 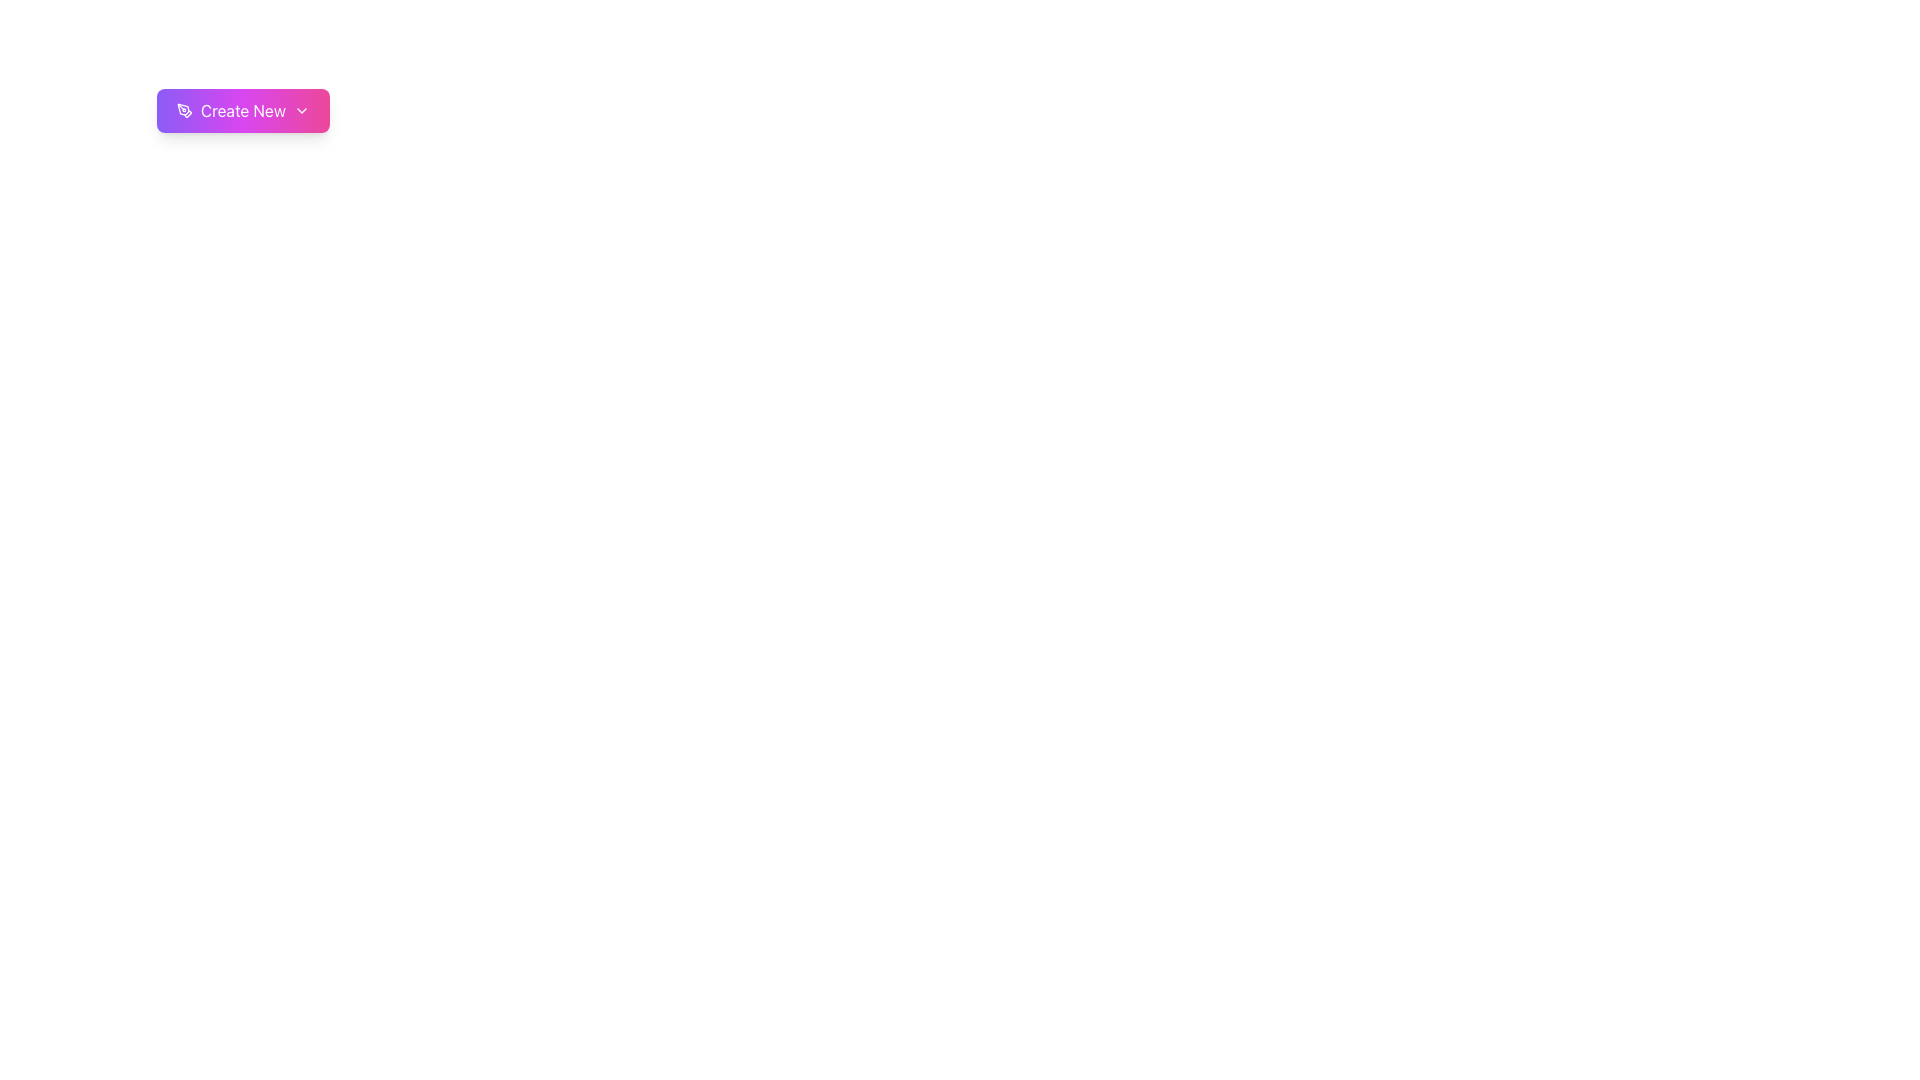 What do you see at coordinates (300, 111) in the screenshot?
I see `the chevron icon located at the far right of the 'Create New' button` at bounding box center [300, 111].